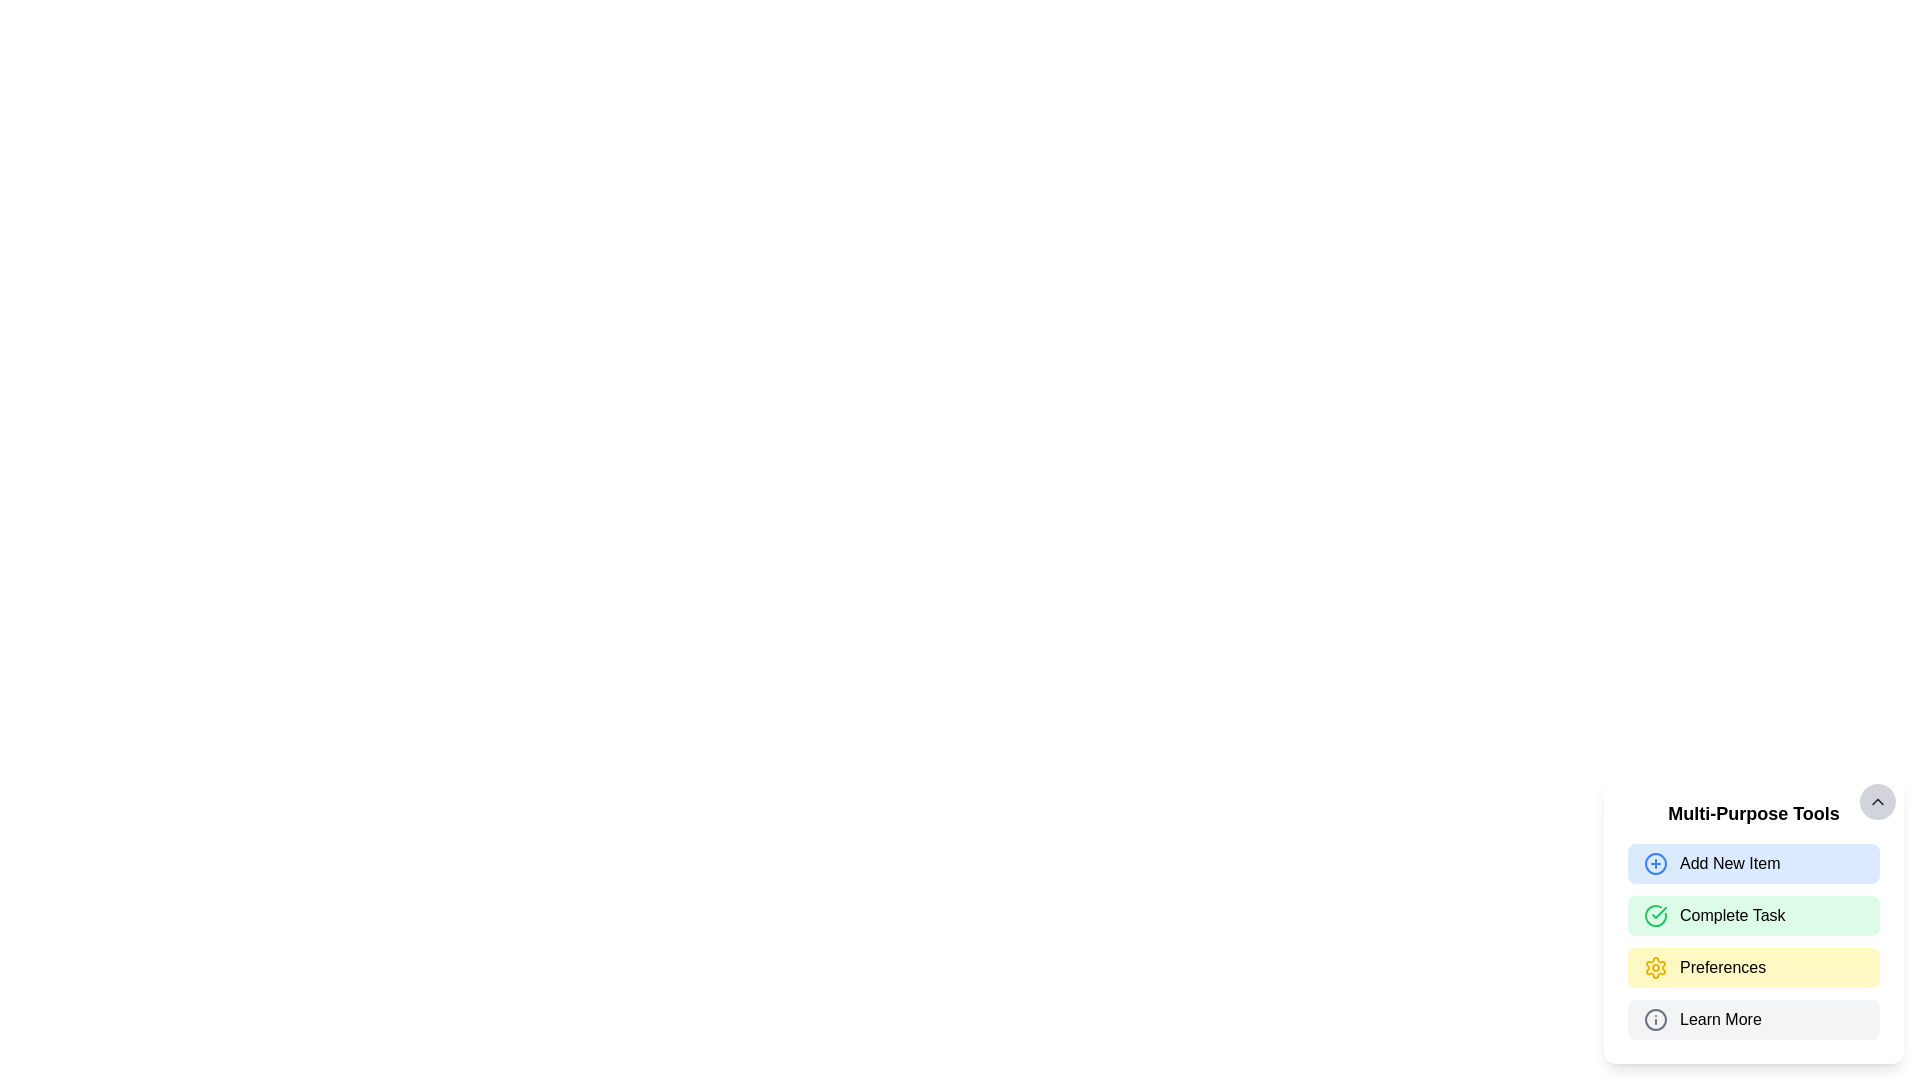 Image resolution: width=1920 pixels, height=1080 pixels. Describe the element at coordinates (1656, 1019) in the screenshot. I see `the surrounding button associated with the outer circular shape of the information icon located next` at that location.